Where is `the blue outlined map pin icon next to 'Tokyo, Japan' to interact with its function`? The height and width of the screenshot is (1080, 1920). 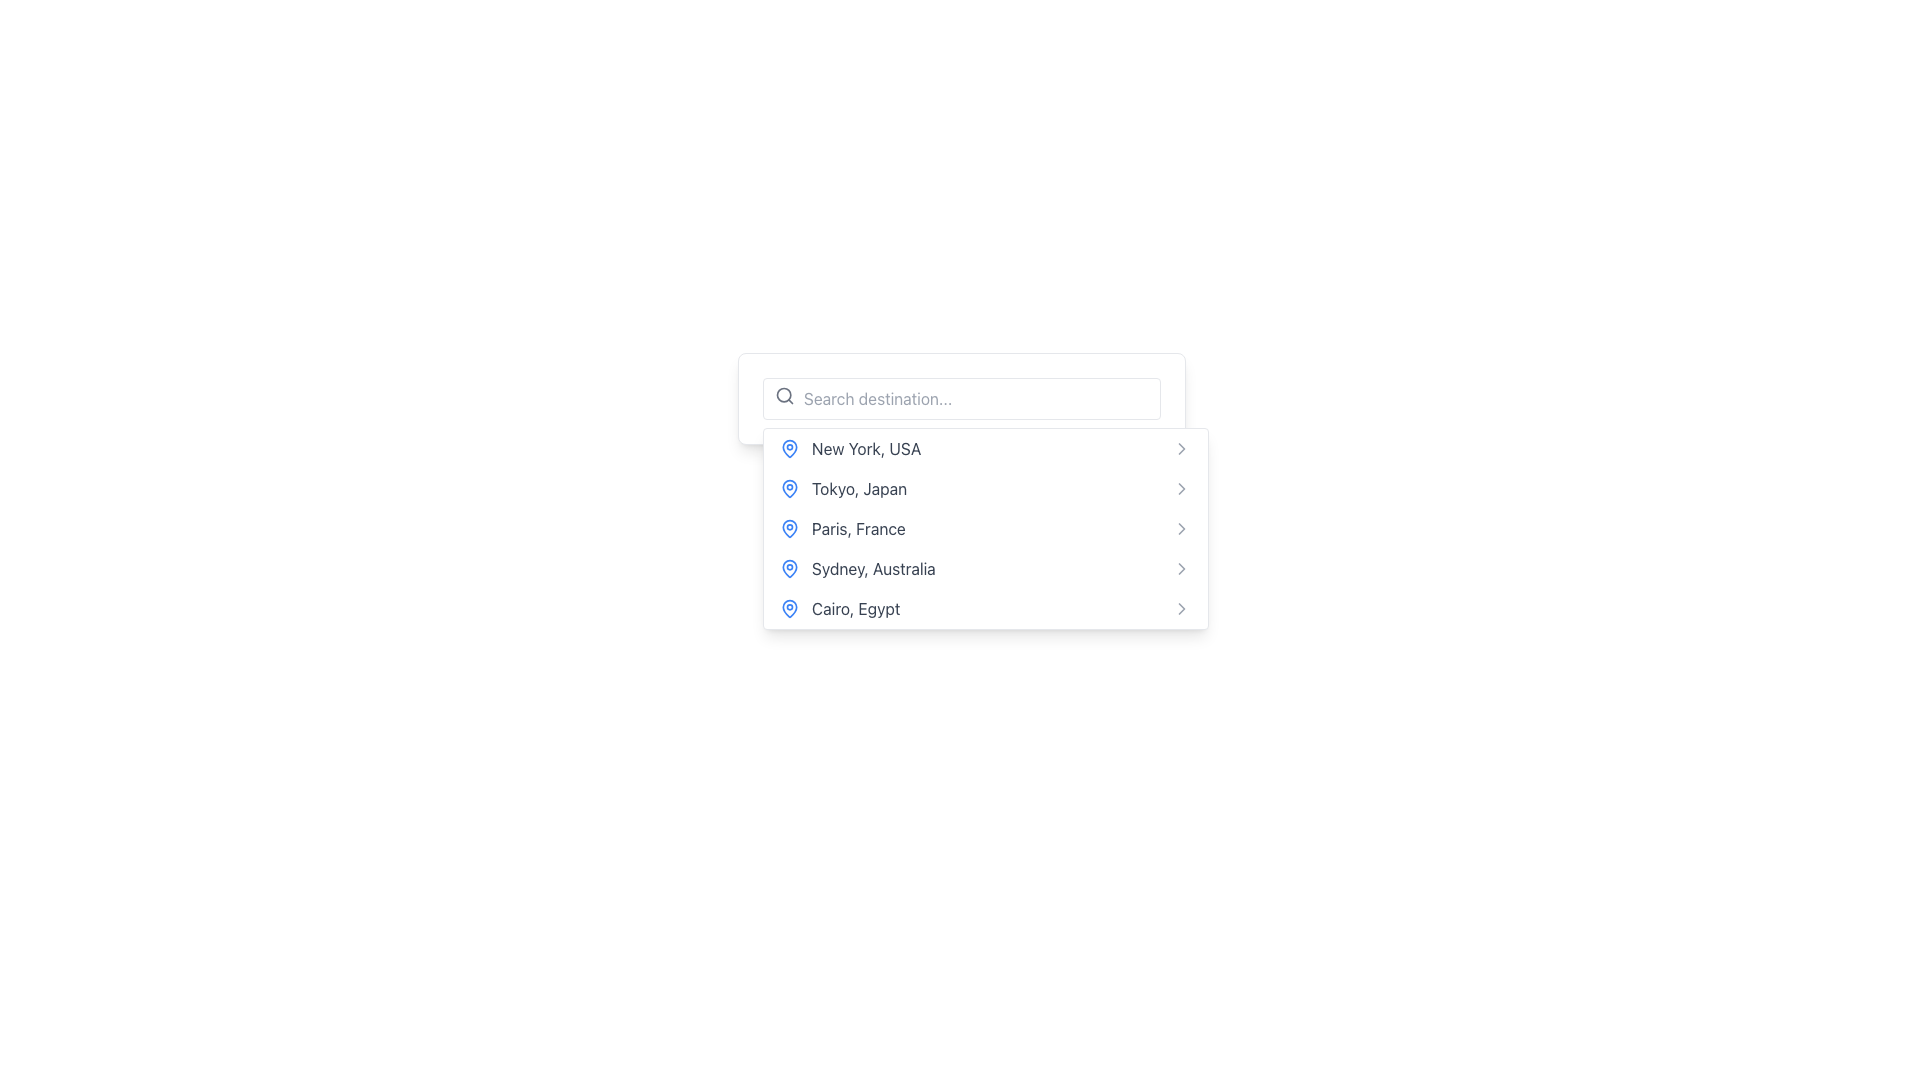
the blue outlined map pin icon next to 'Tokyo, Japan' to interact with its function is located at coordinates (789, 488).